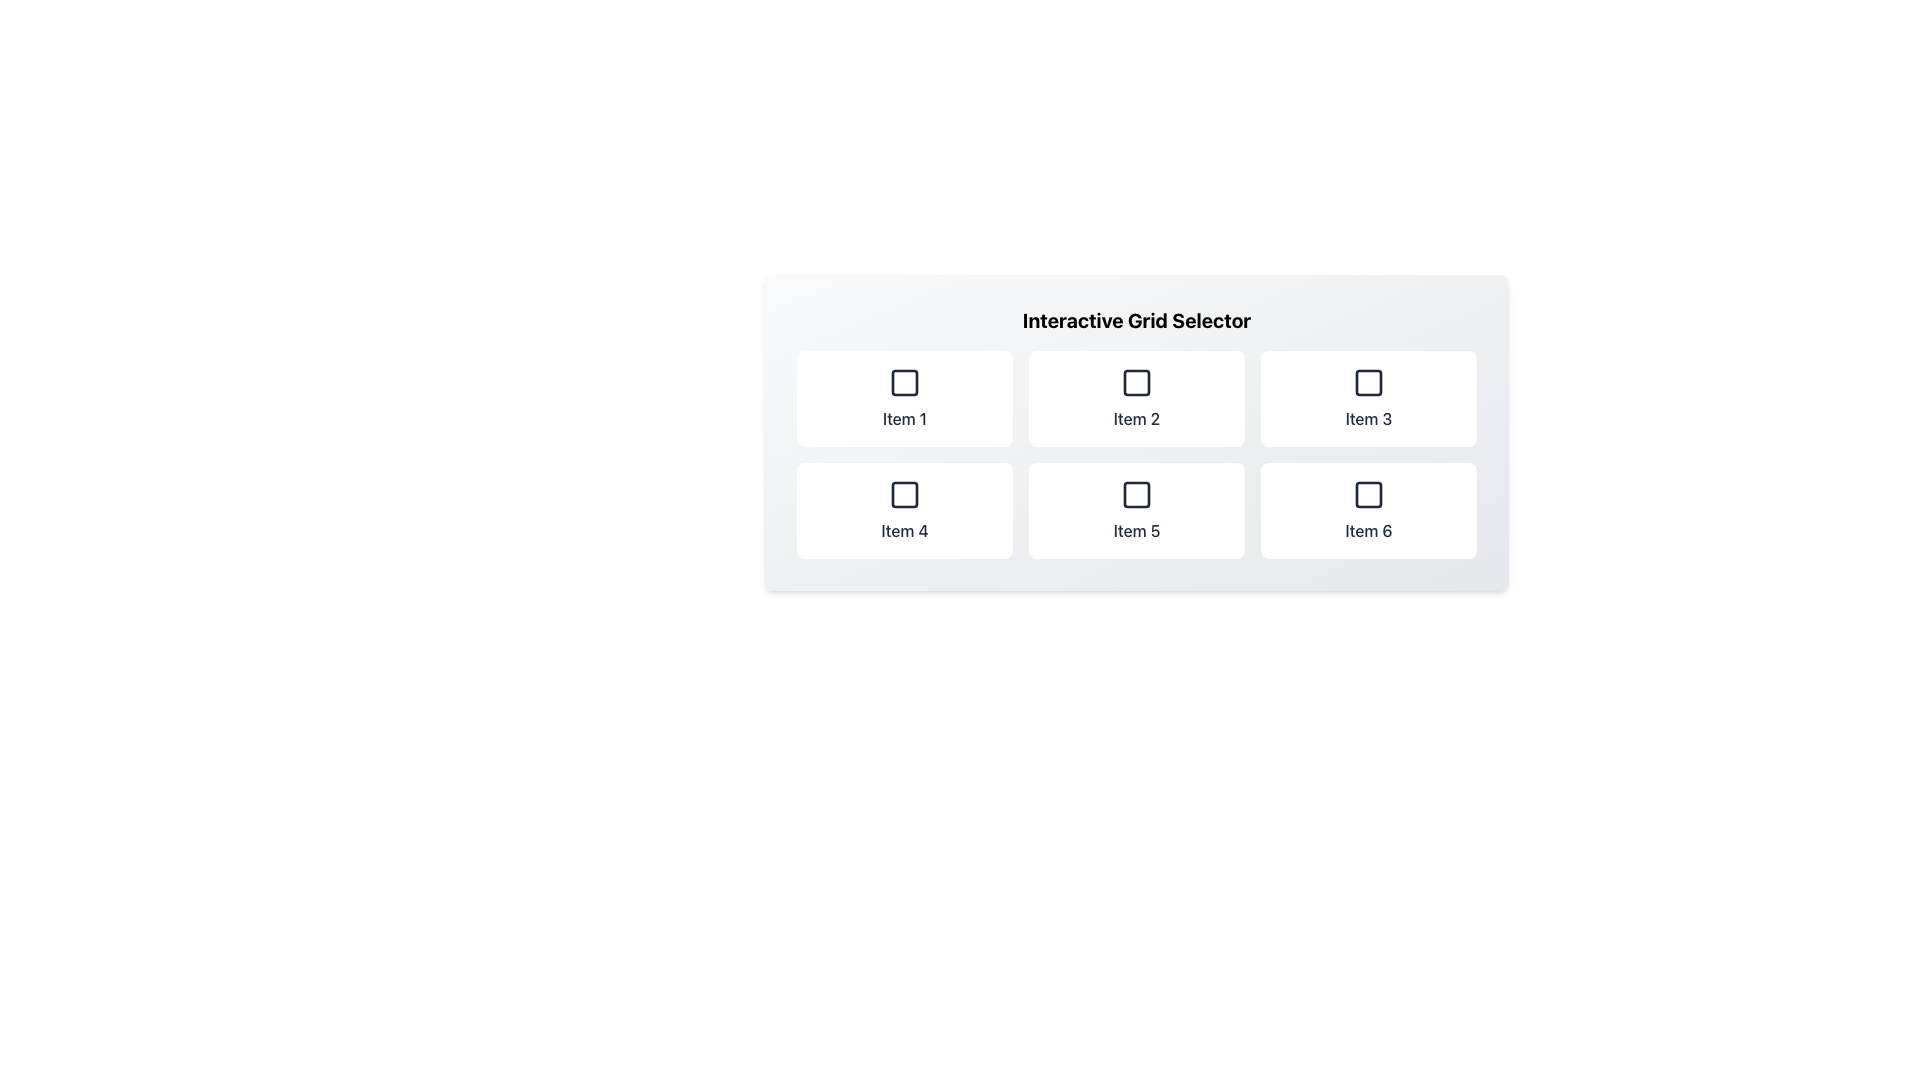  I want to click on the selectable grid item labeled 'Item 4', so click(904, 509).